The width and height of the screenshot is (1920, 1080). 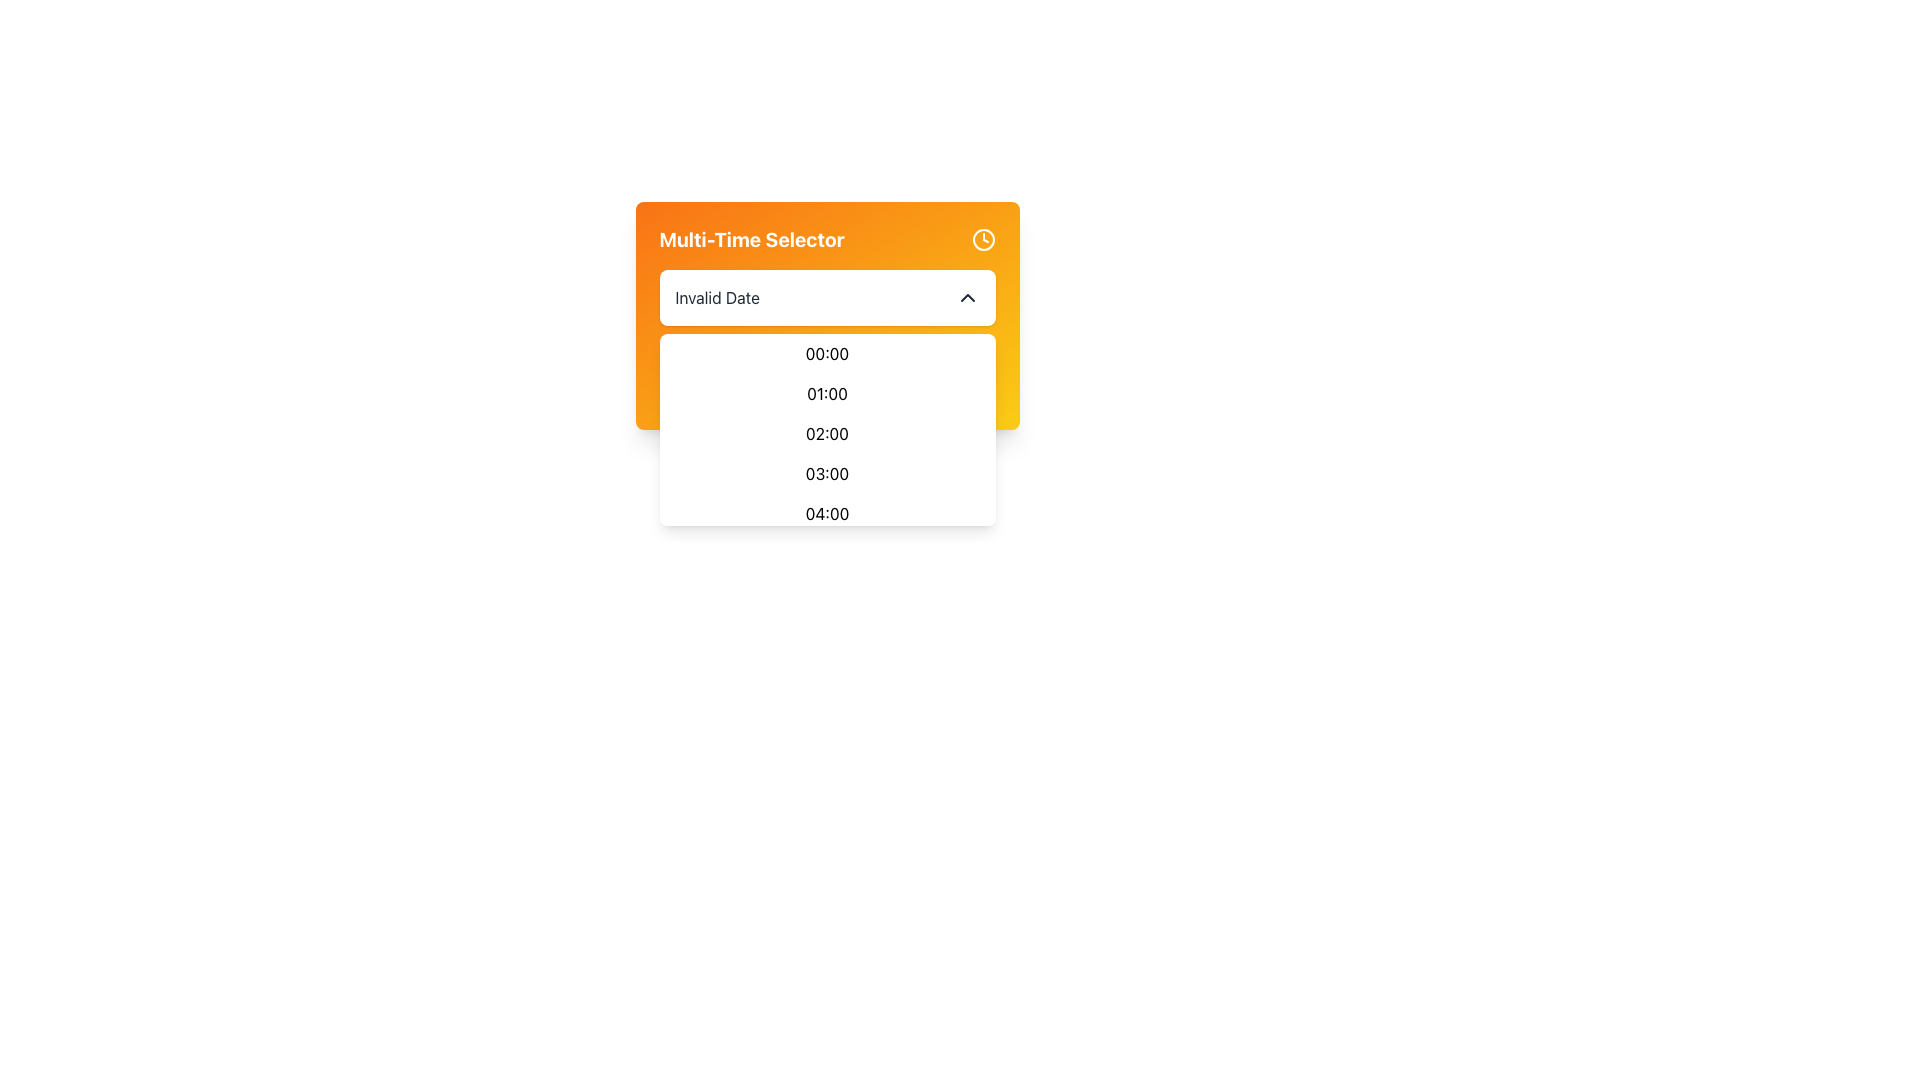 I want to click on the central Circle (SVG Element) of the clock icon in the top-right corner of the 'Multi-Time Selector' component, so click(x=983, y=238).